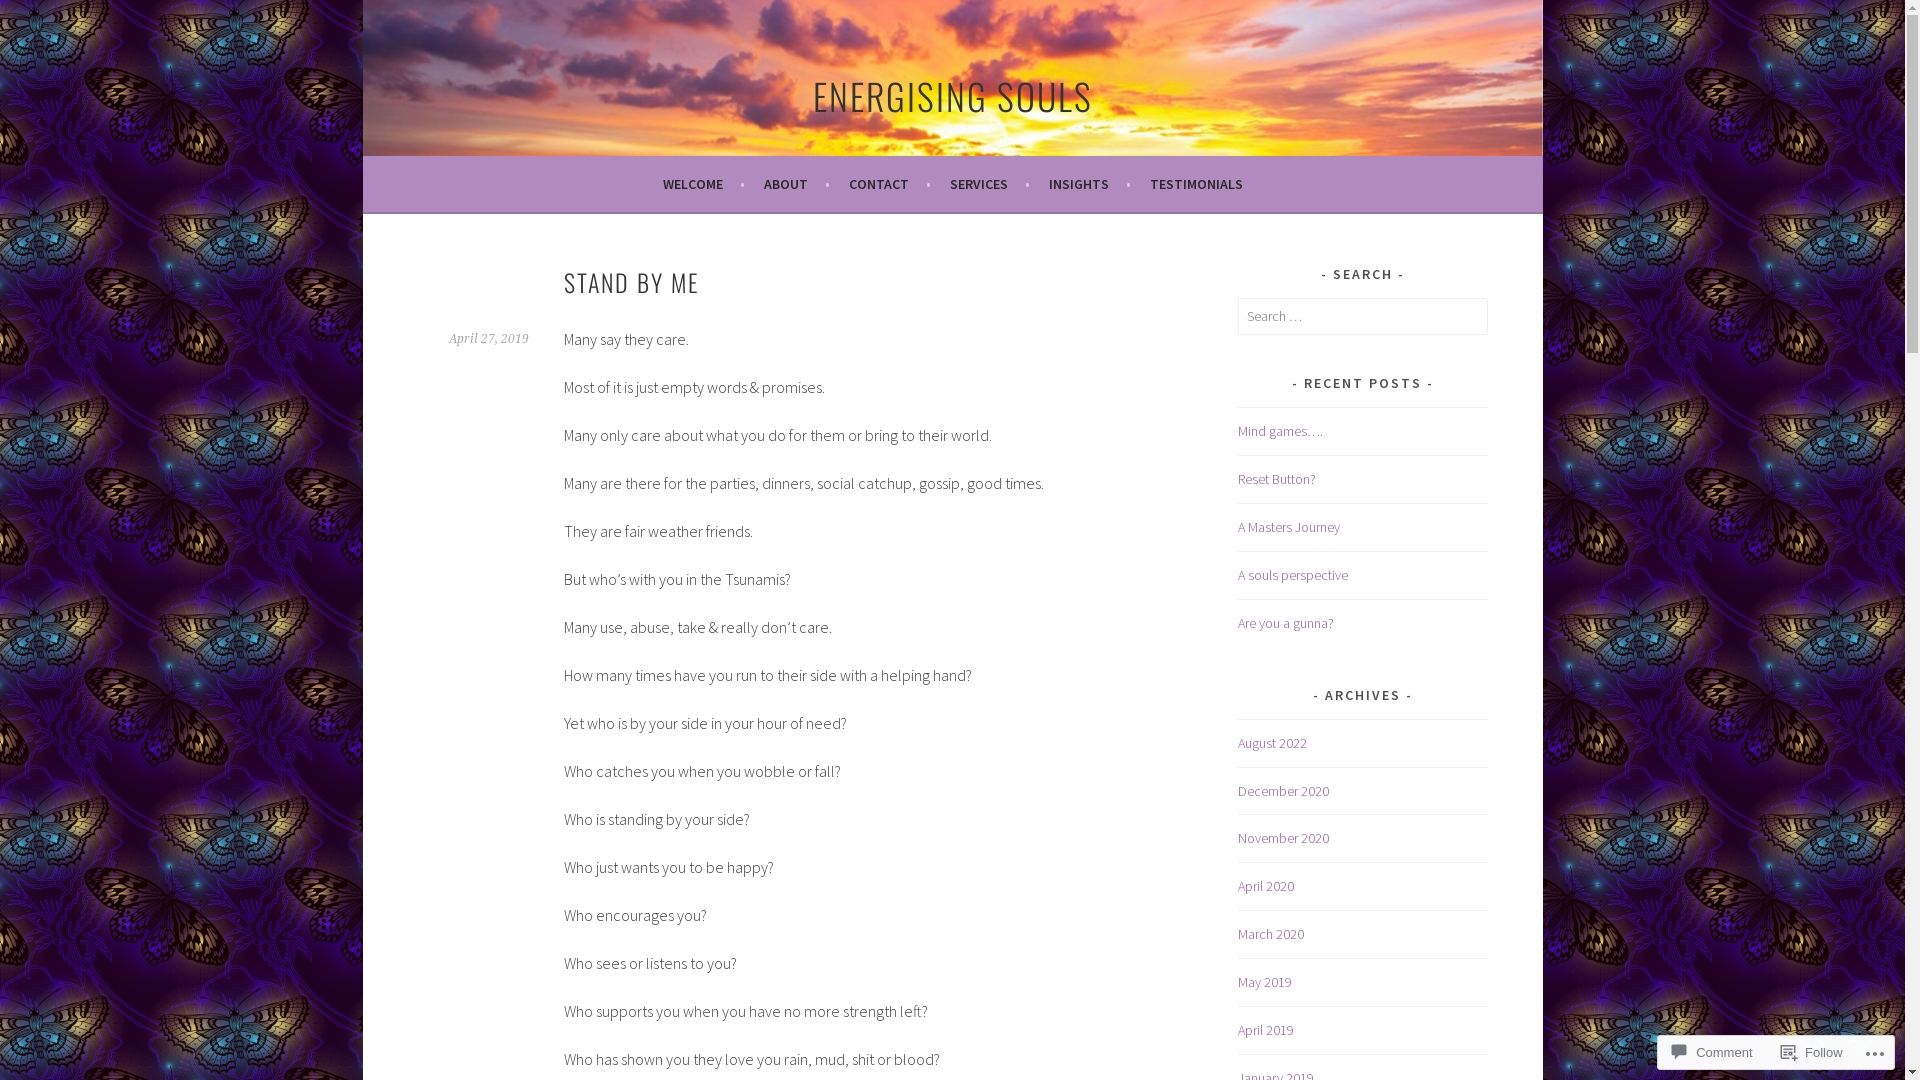 The width and height of the screenshot is (1920, 1080). Describe the element at coordinates (950, 95) in the screenshot. I see `'ENERGISING SOULS'` at that location.